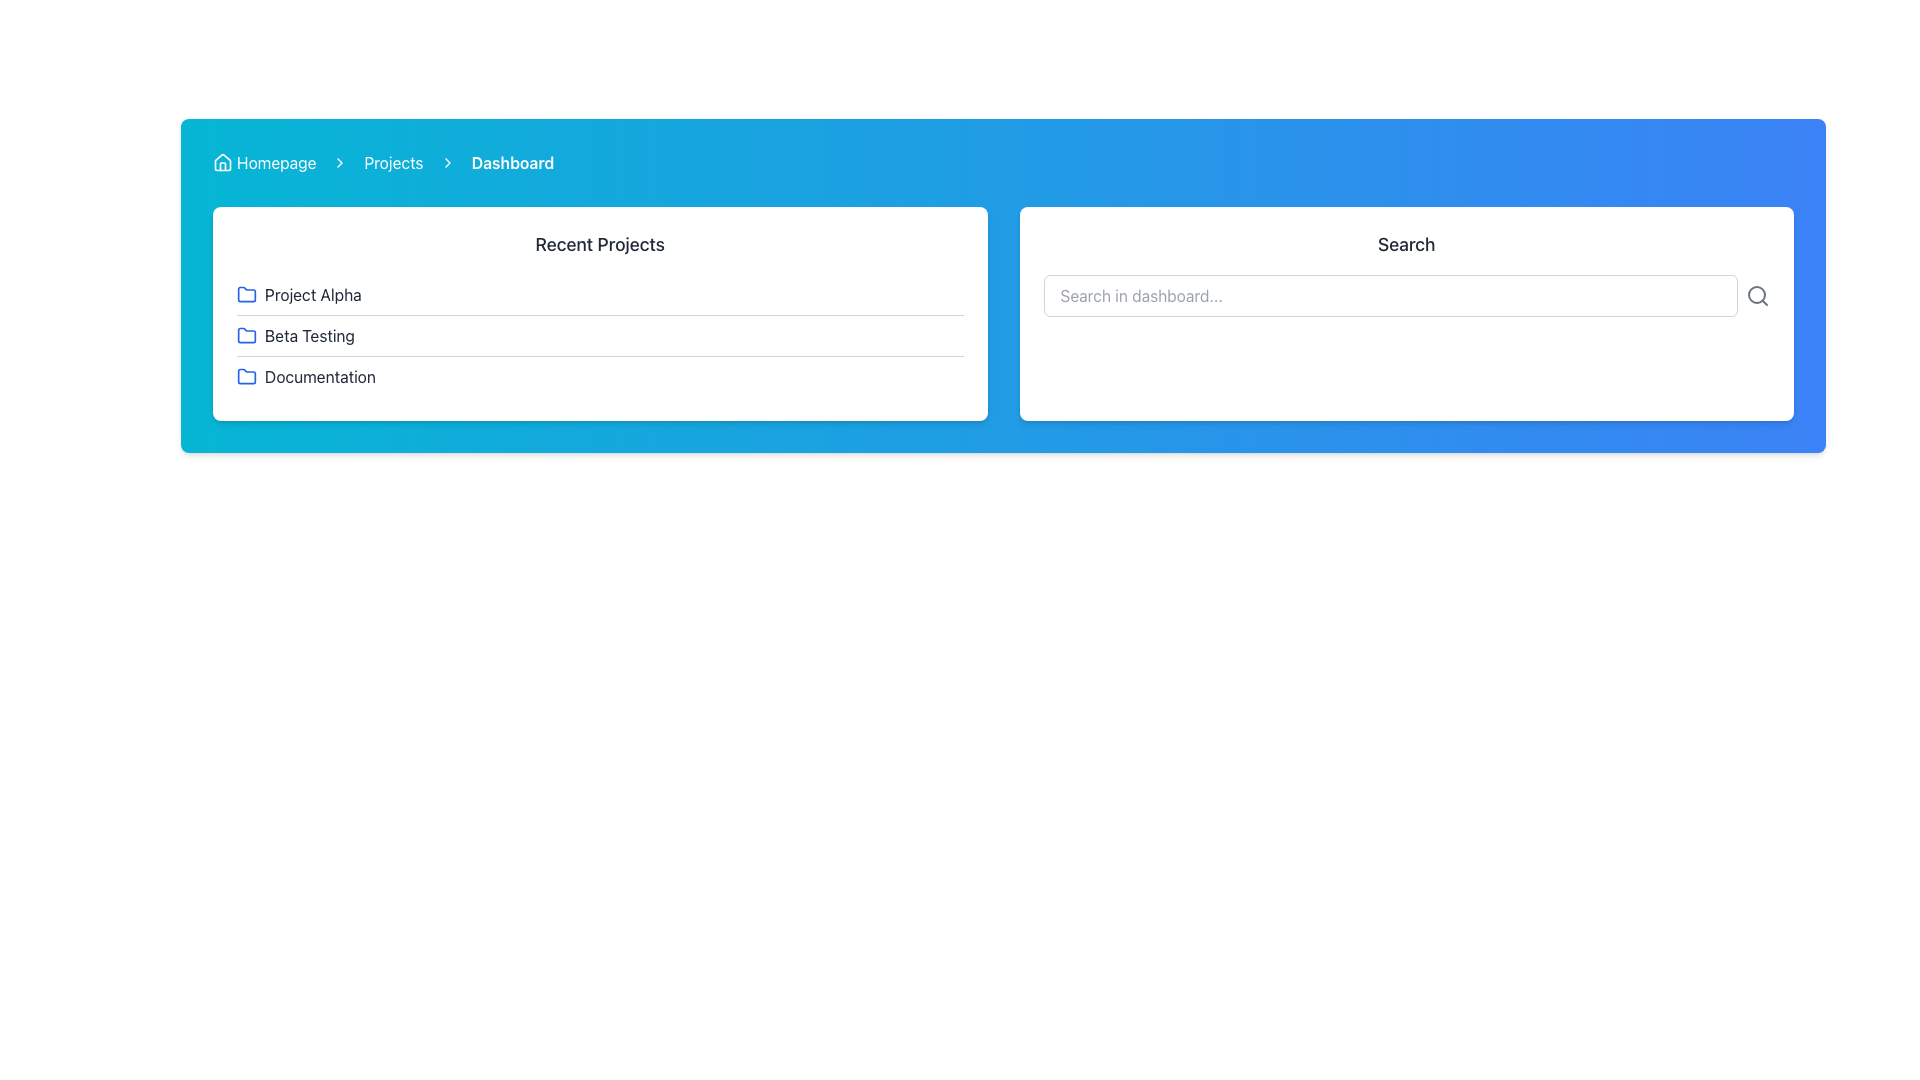  What do you see at coordinates (245, 334) in the screenshot?
I see `the folder icon representing the 'Beta Testing' project located in the second row of the 'Recent Projects' section, adjacent to the text 'Beta Testing'` at bounding box center [245, 334].